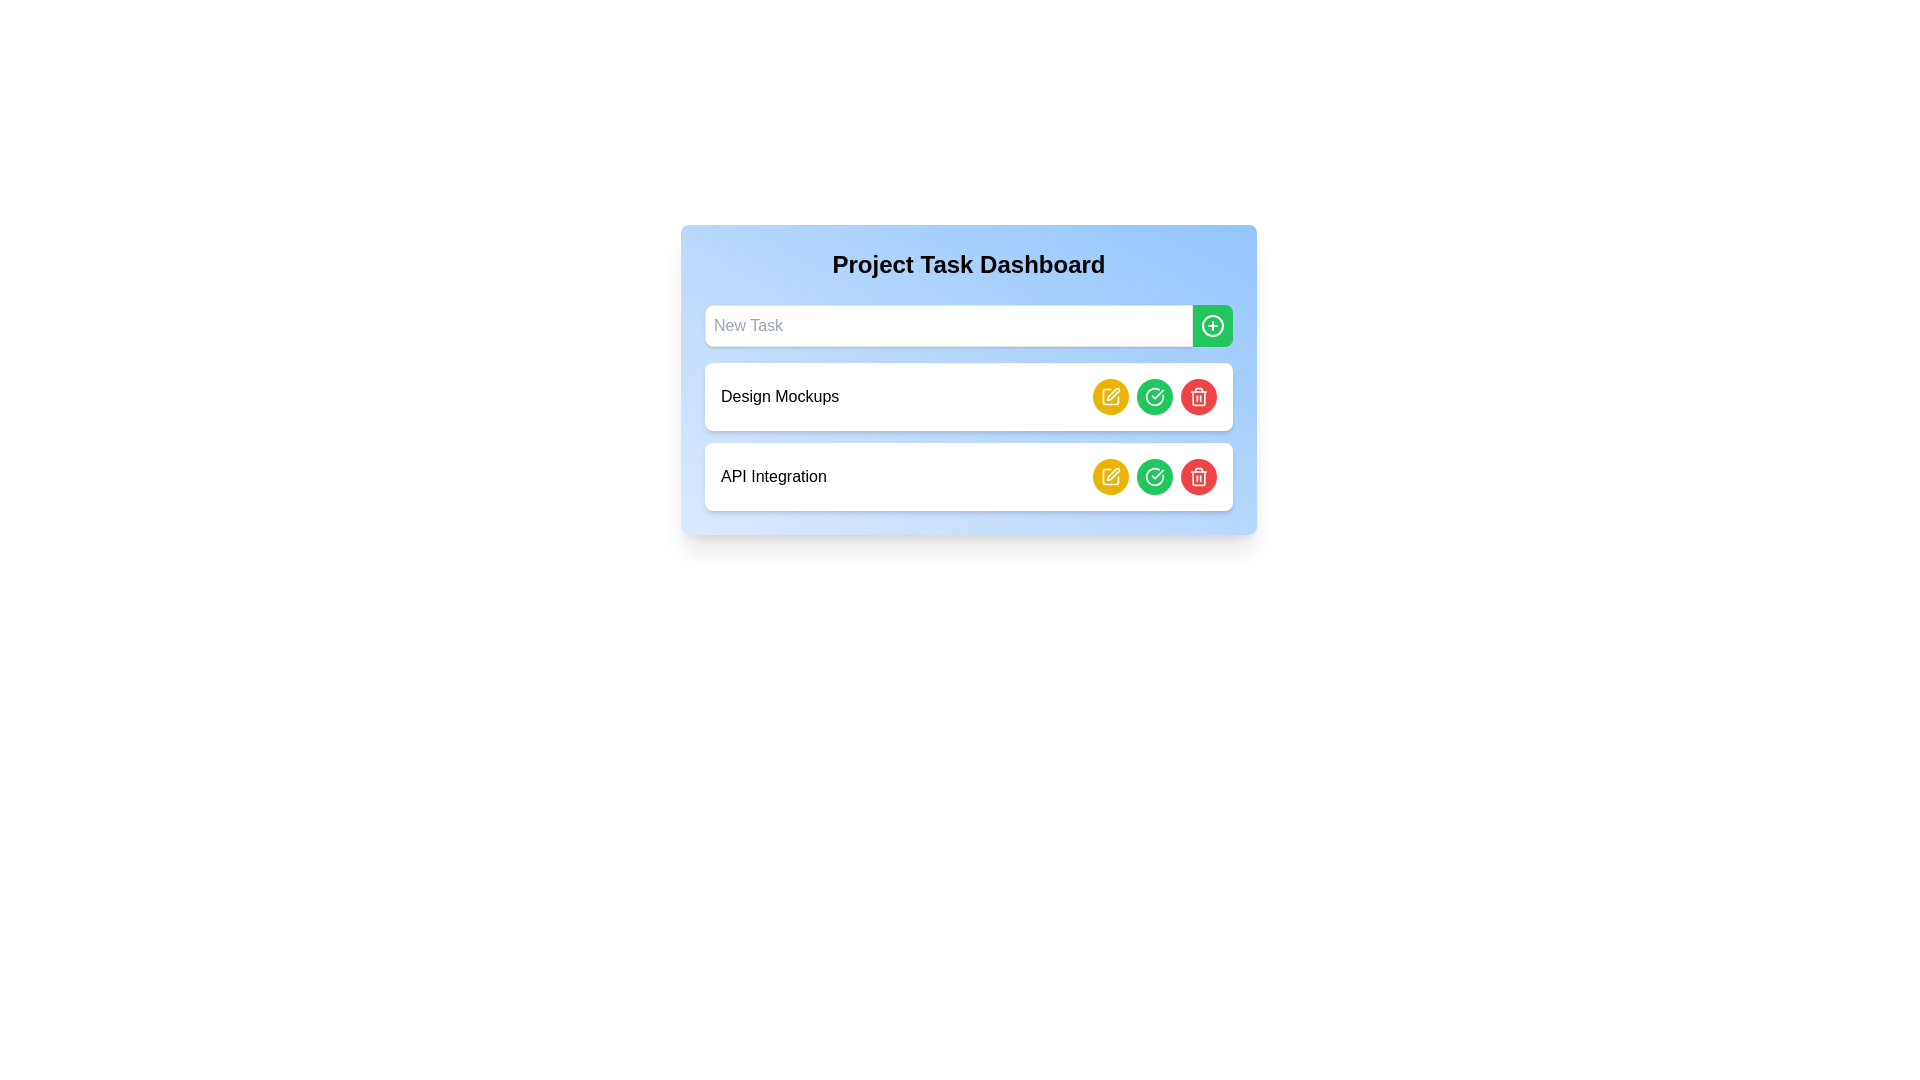 The height and width of the screenshot is (1080, 1920). What do you see at coordinates (1109, 477) in the screenshot?
I see `the yellow circular button with a pen icon located on the right side of the 'Design Mockups' task item to initiate editing` at bounding box center [1109, 477].